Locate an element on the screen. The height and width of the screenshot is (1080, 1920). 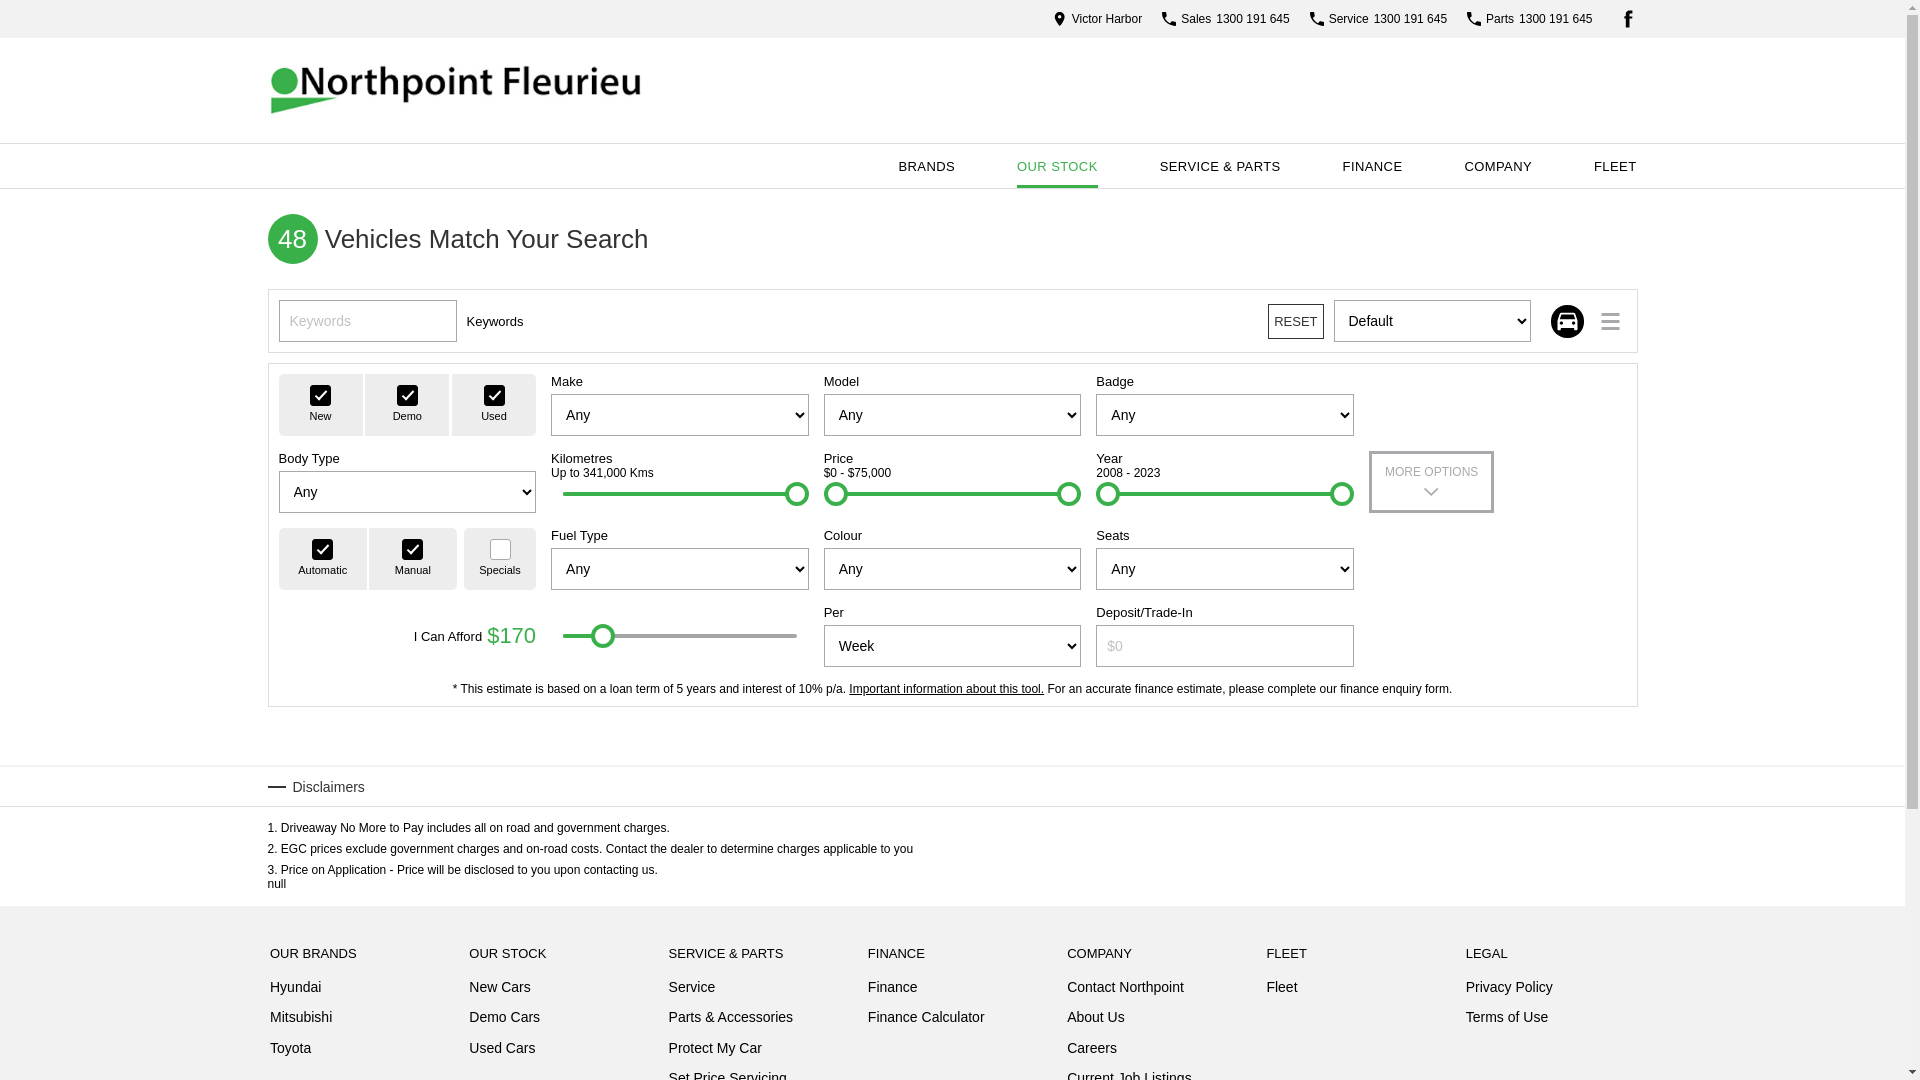
'Careers' is located at coordinates (1091, 1051).